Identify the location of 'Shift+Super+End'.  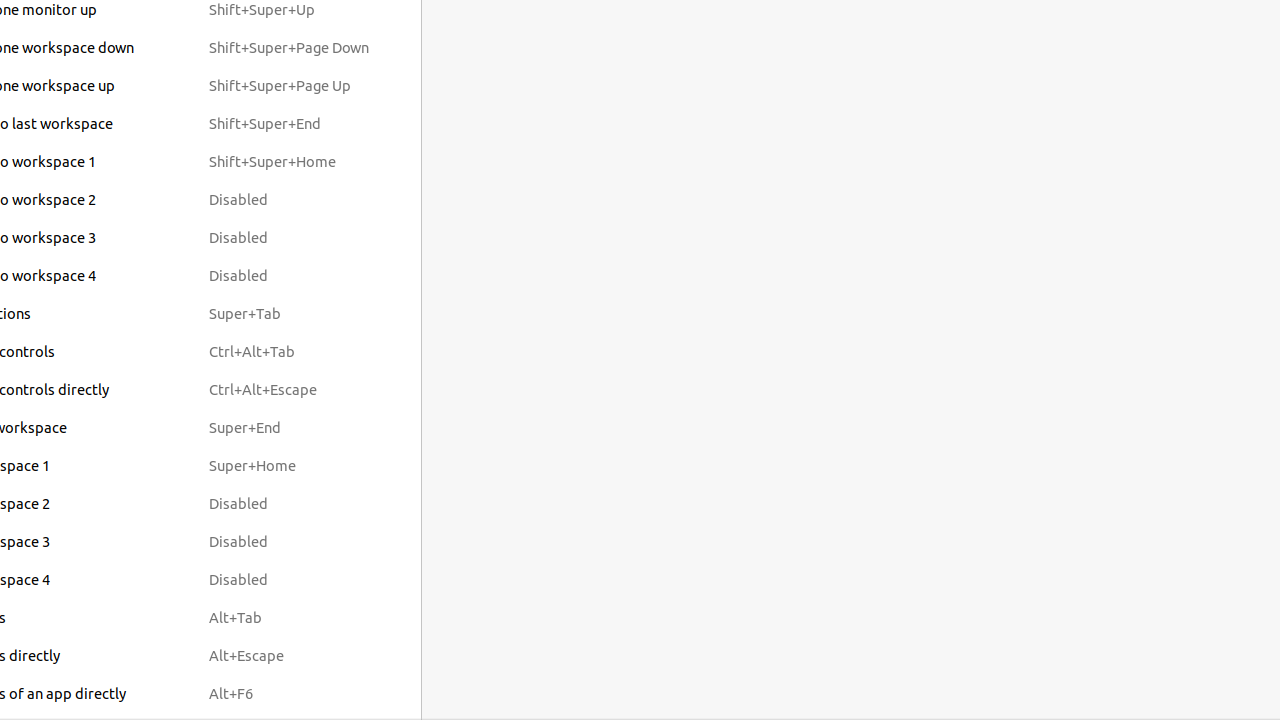
(288, 123).